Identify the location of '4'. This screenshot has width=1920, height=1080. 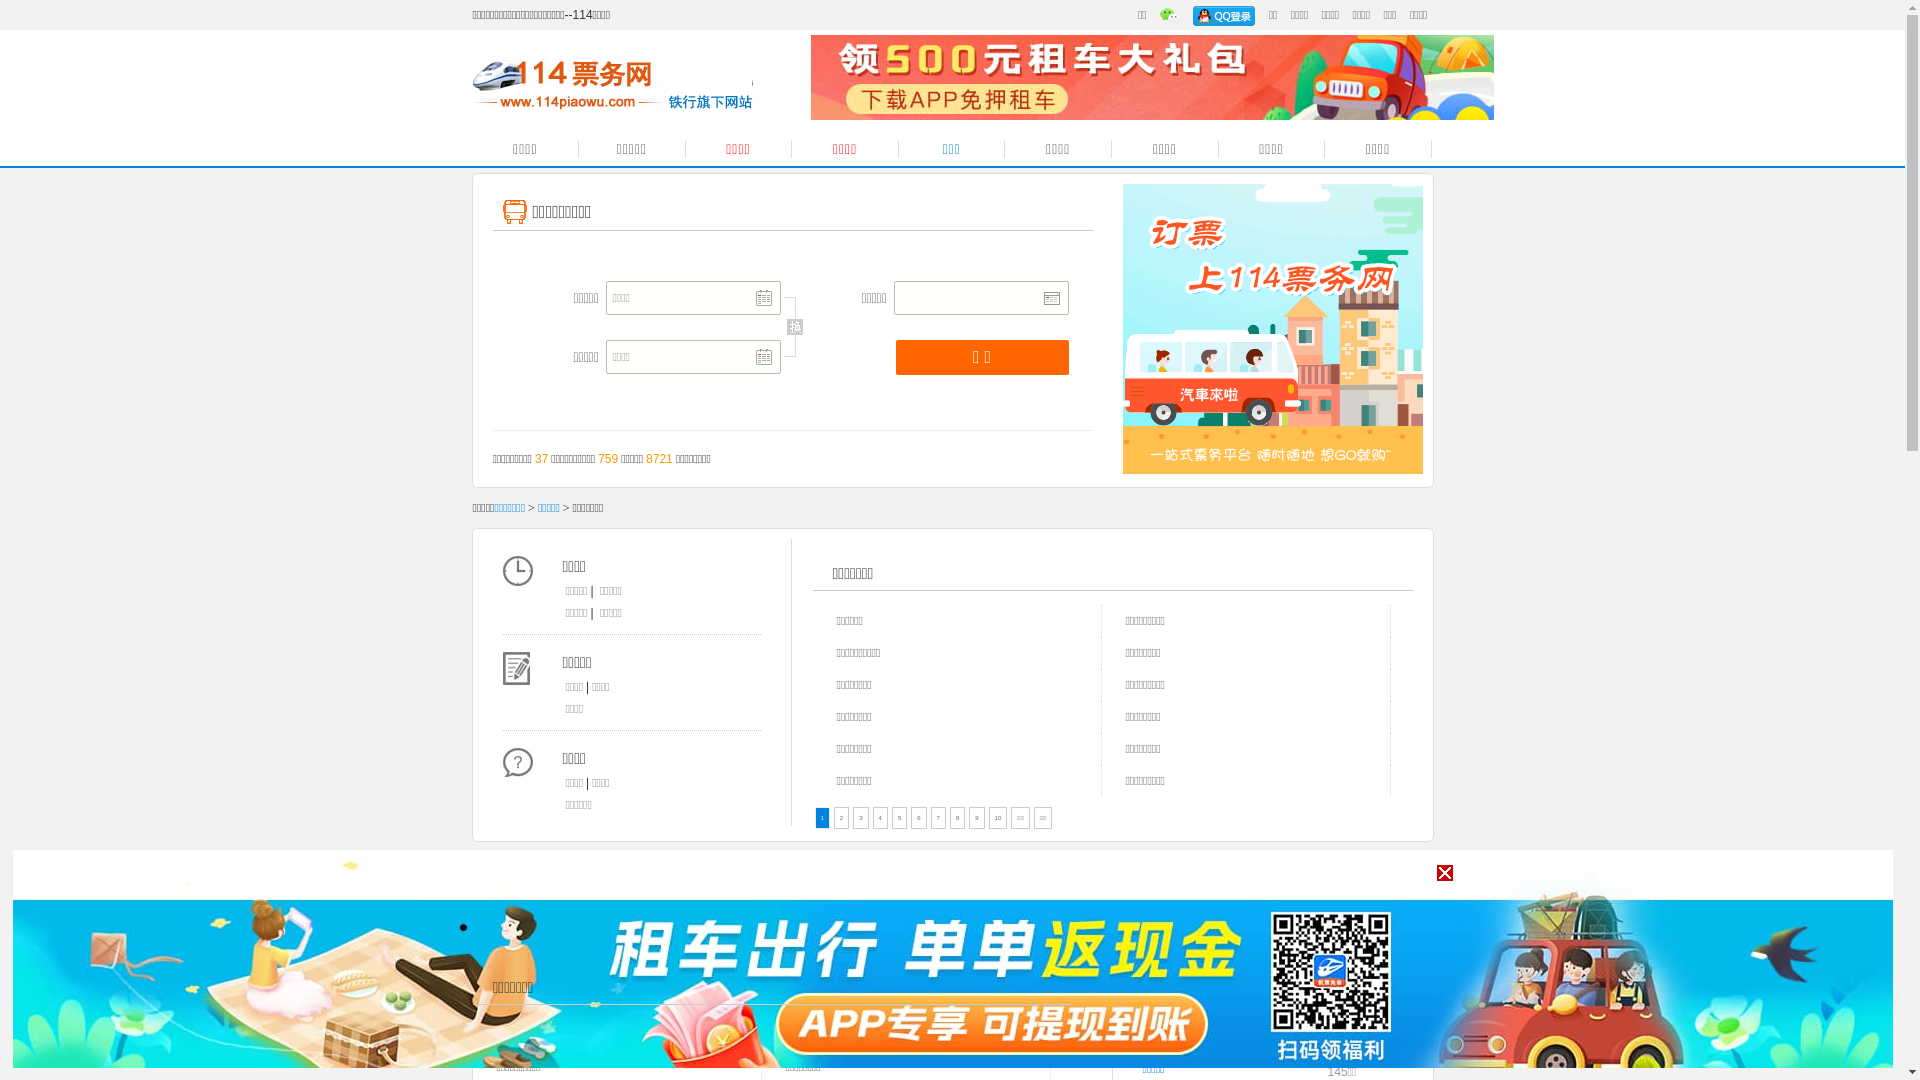
(880, 817).